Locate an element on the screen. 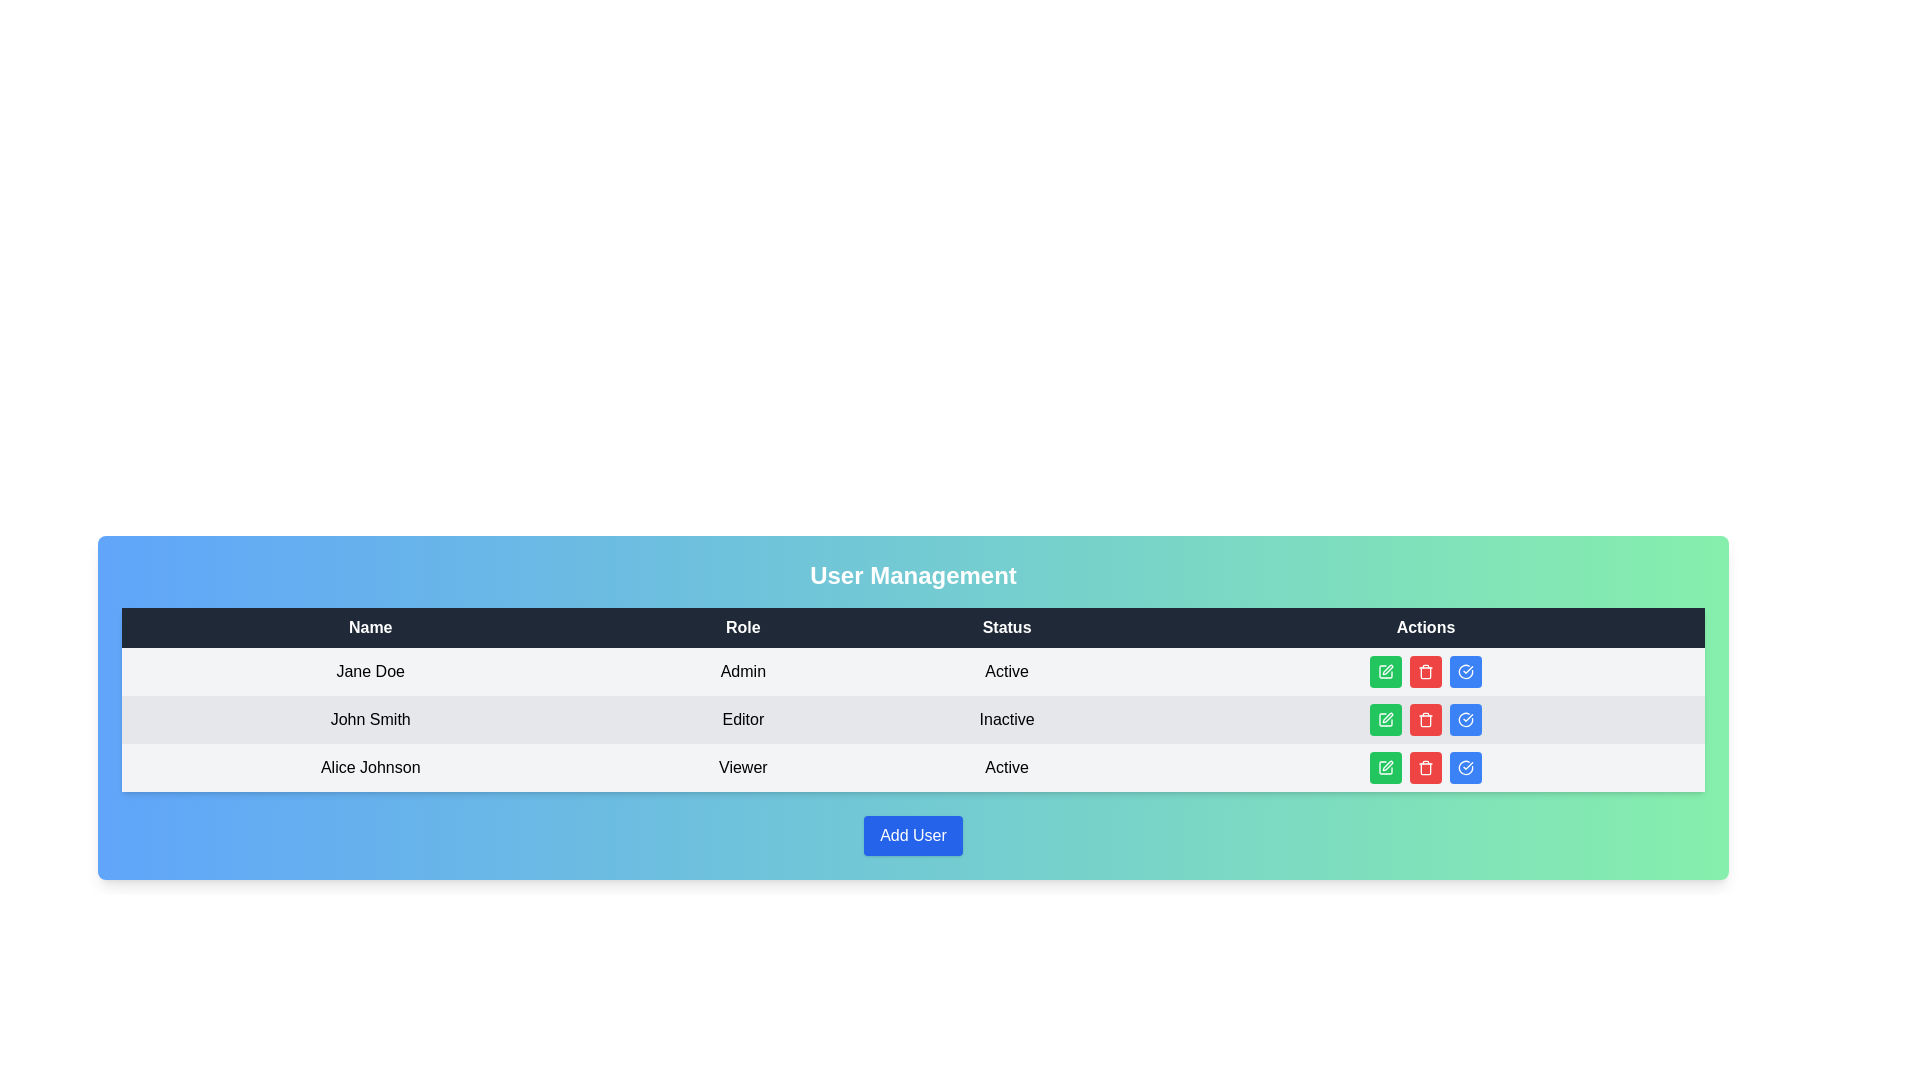 The height and width of the screenshot is (1080, 1920). the text label displaying 'John Smith' in the user management interface, located in the second row under the 'Name' column is located at coordinates (370, 720).